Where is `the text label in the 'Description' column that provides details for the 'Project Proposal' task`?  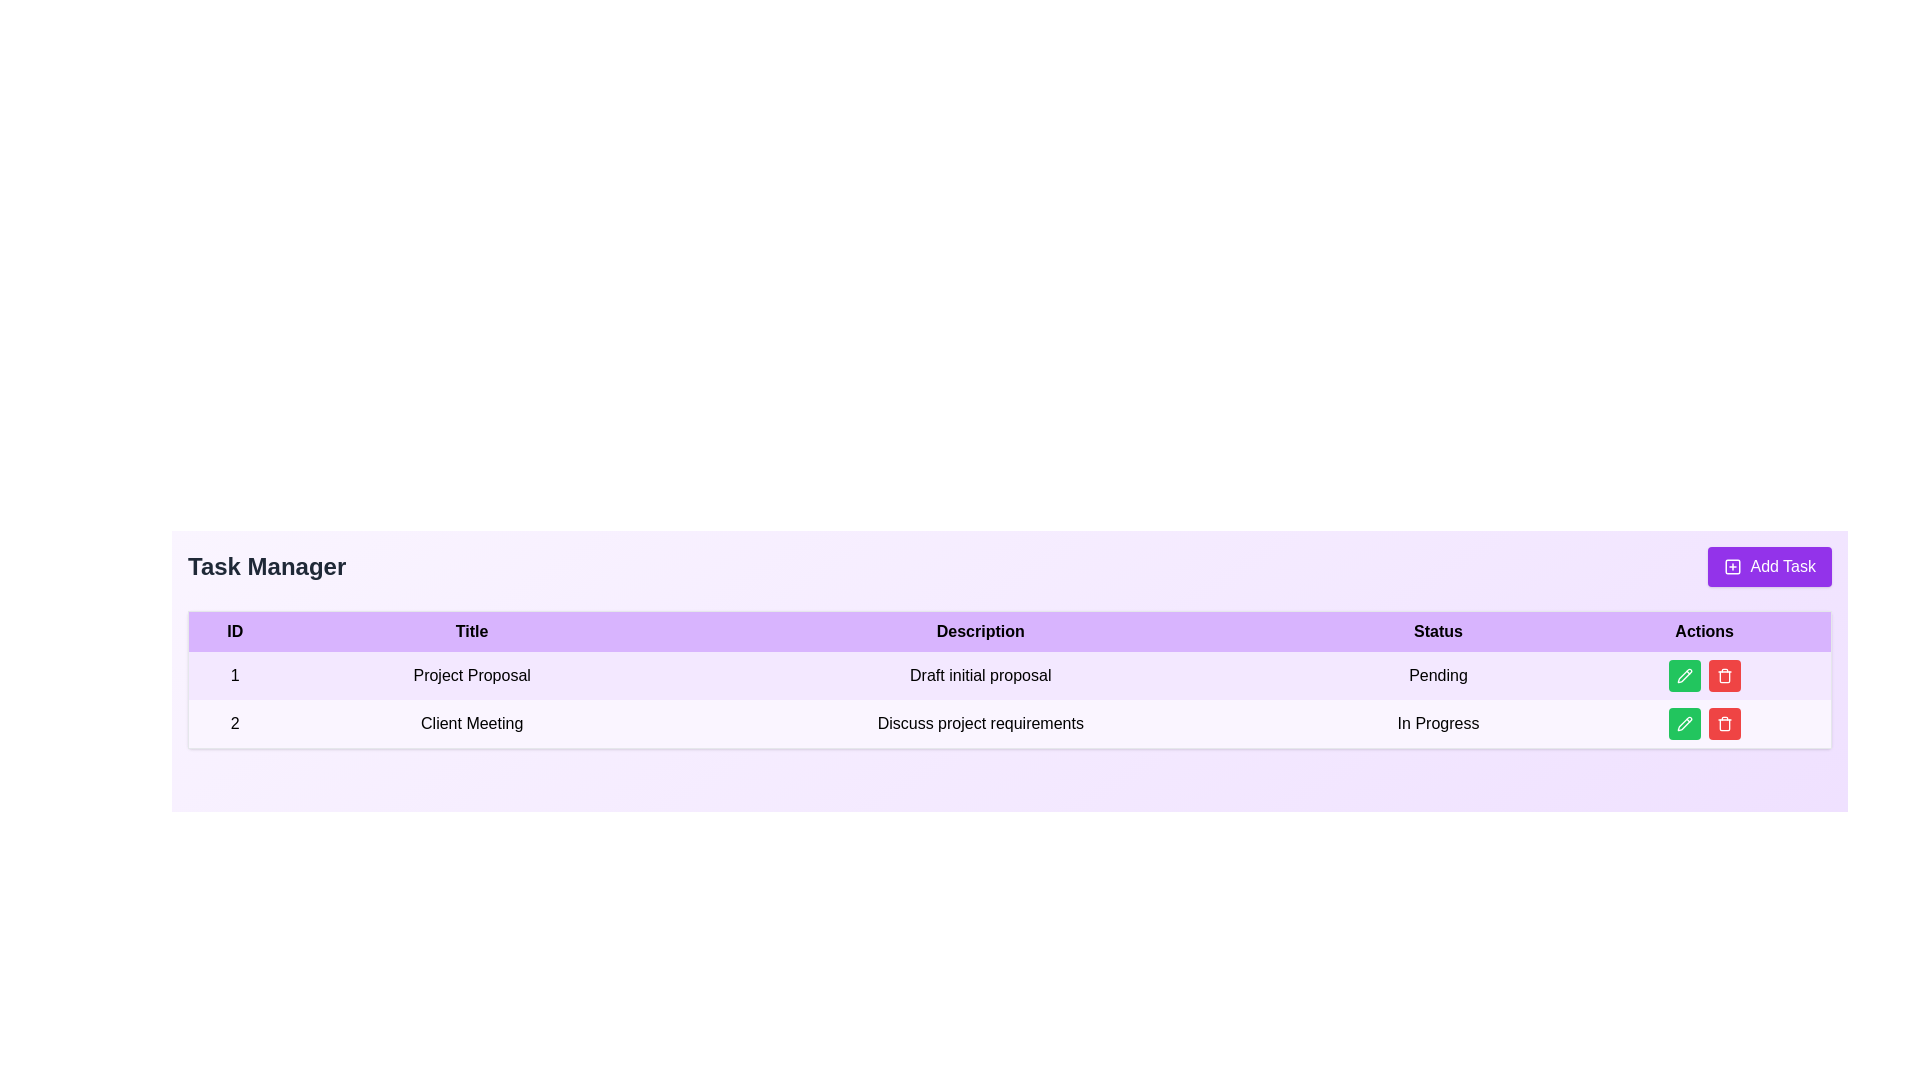 the text label in the 'Description' column that provides details for the 'Project Proposal' task is located at coordinates (980, 675).